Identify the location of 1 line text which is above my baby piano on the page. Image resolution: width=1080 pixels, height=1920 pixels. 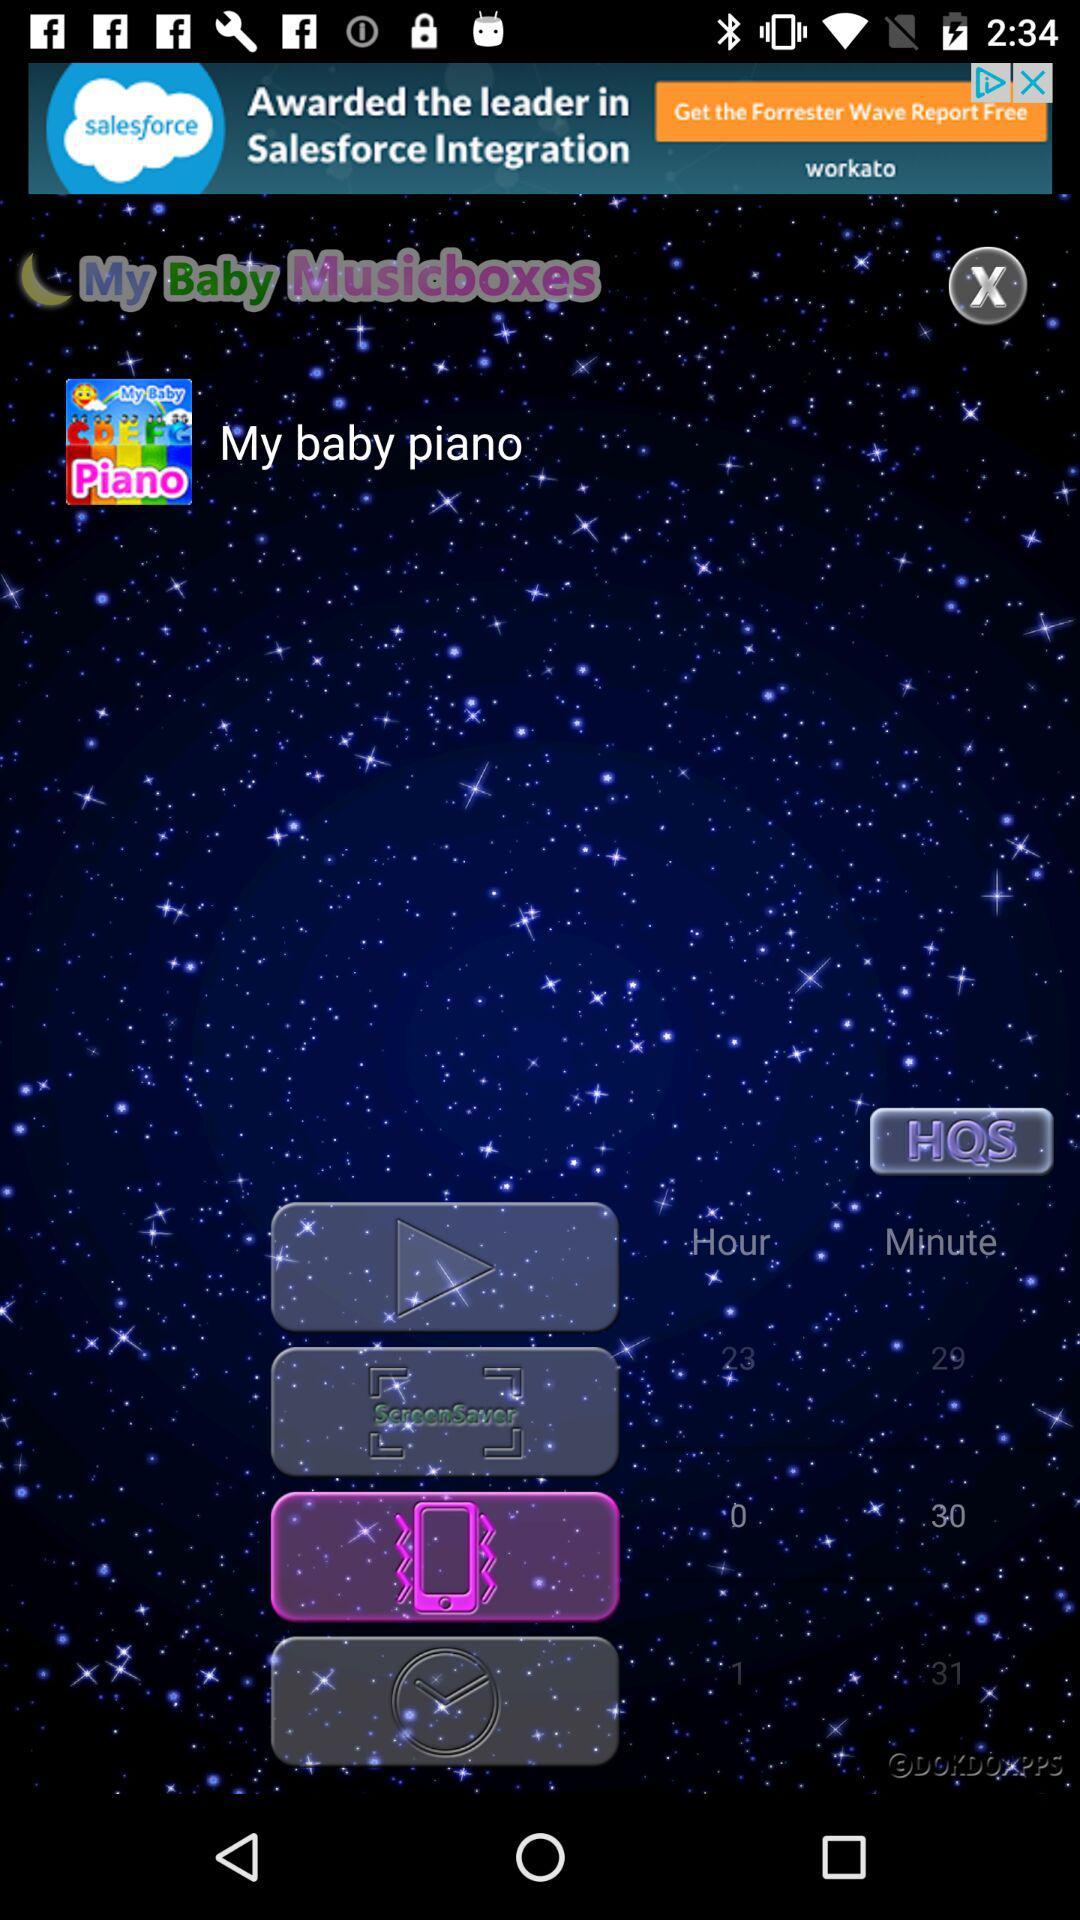
(308, 278).